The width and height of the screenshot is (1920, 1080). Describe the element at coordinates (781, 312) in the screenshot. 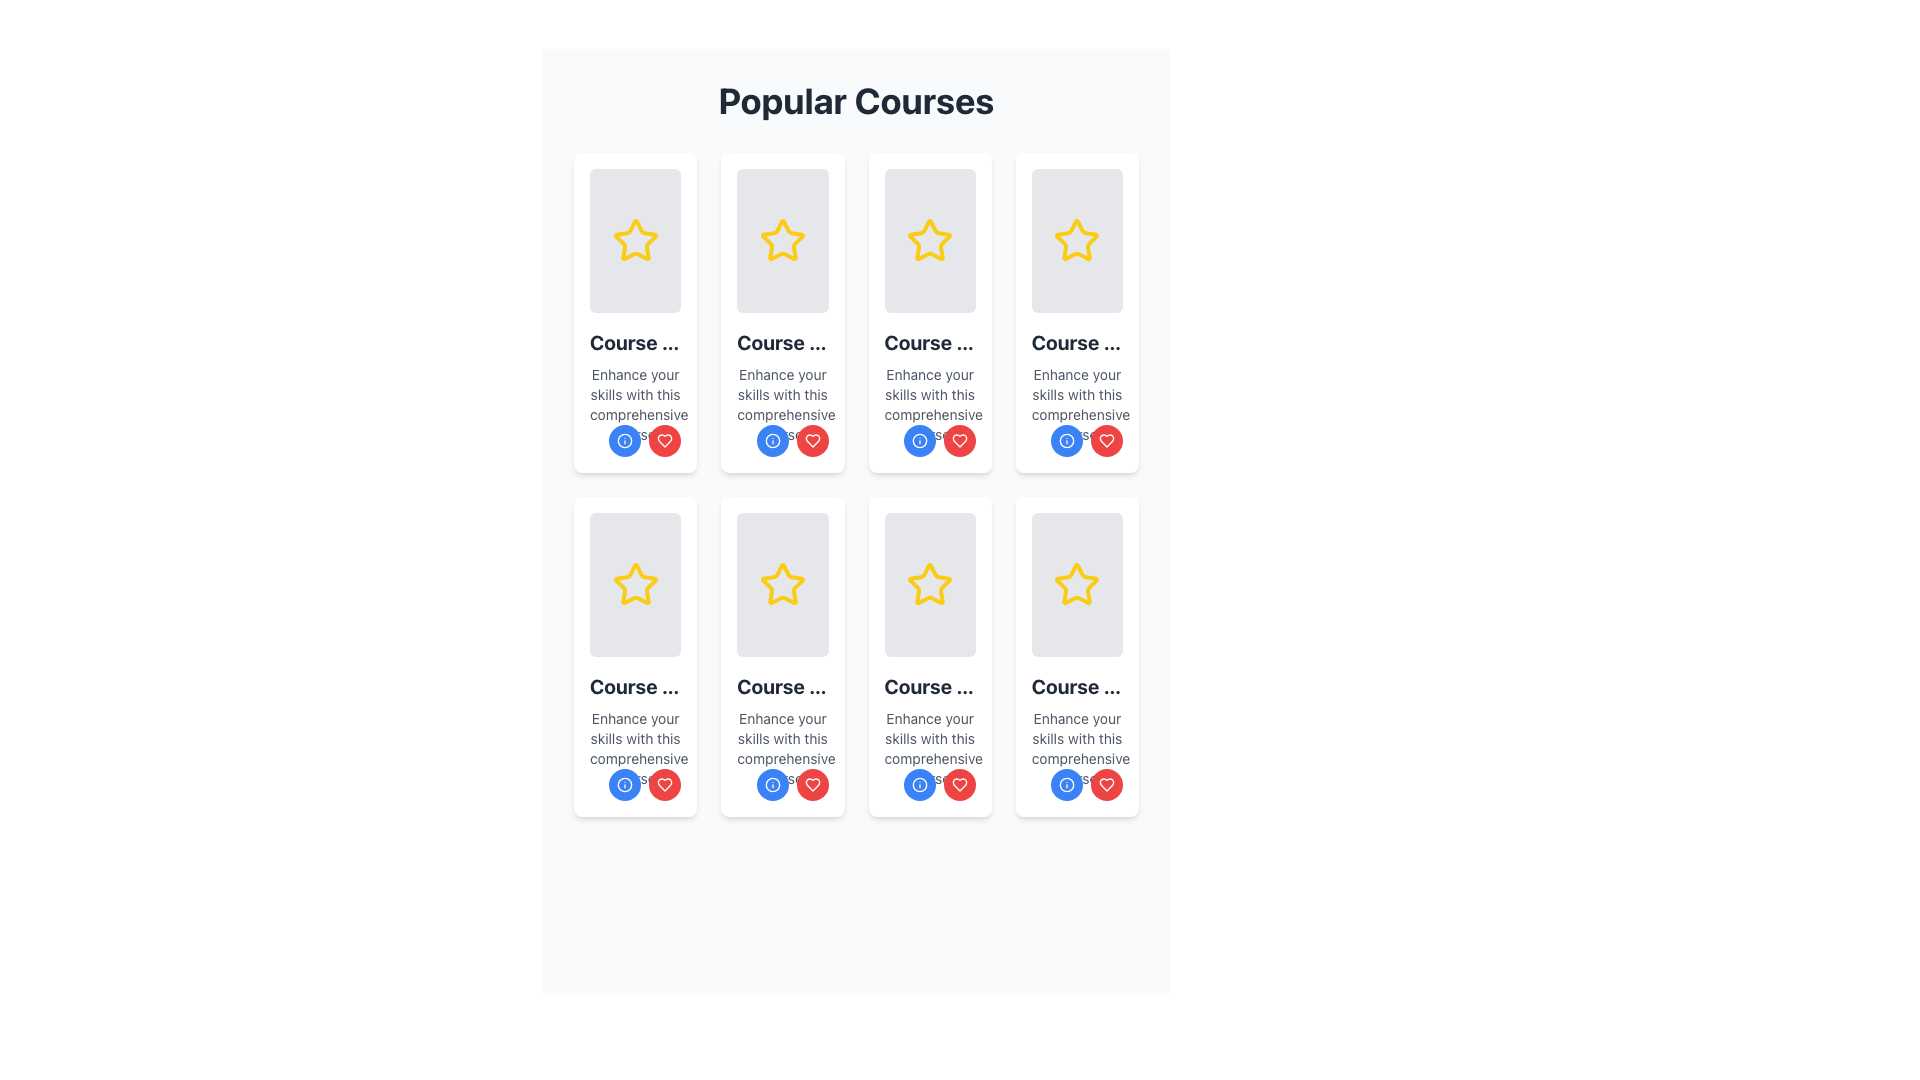

I see `the interactive course card located in the second column of the upper row, which displays course-related information and allows users to save it as a favorite or get more information` at that location.